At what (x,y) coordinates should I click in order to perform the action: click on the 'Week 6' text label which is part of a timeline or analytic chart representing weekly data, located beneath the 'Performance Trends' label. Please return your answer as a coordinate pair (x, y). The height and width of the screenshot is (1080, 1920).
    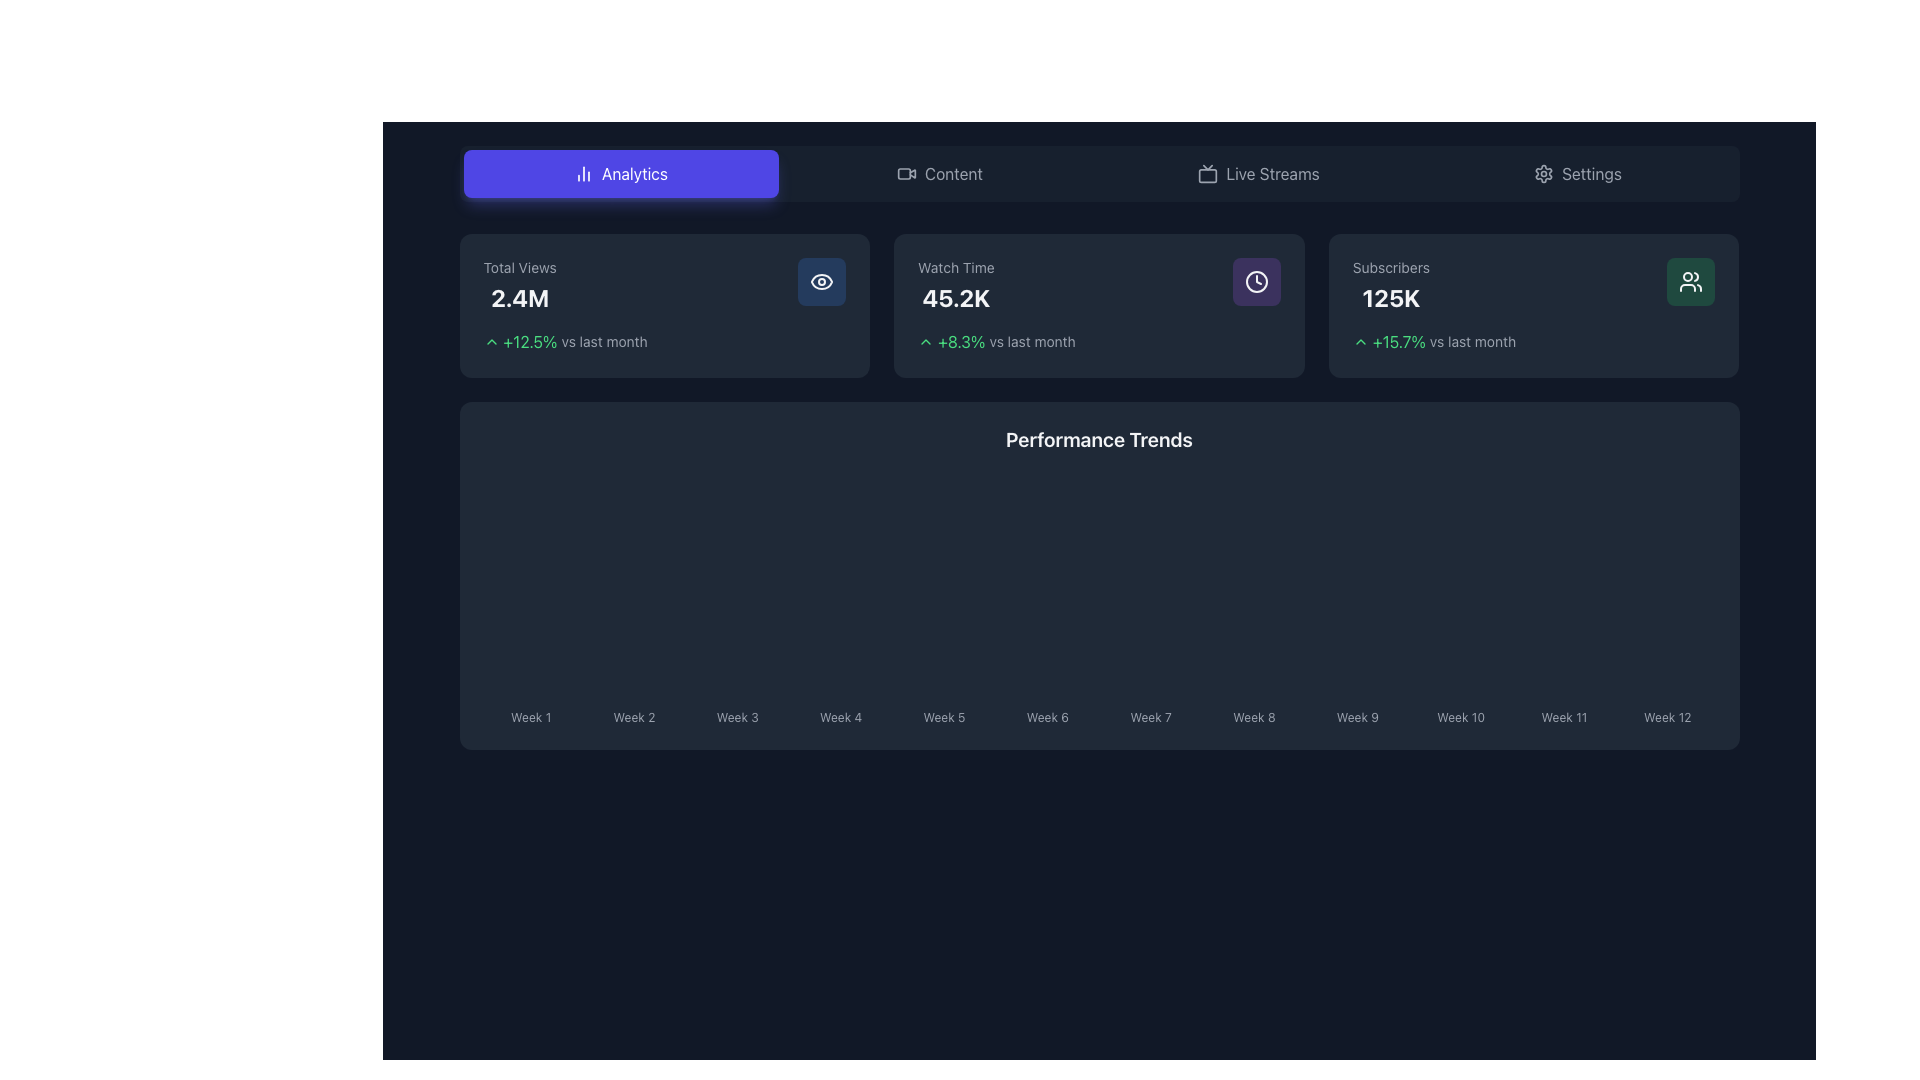
    Looking at the image, I should click on (1046, 712).